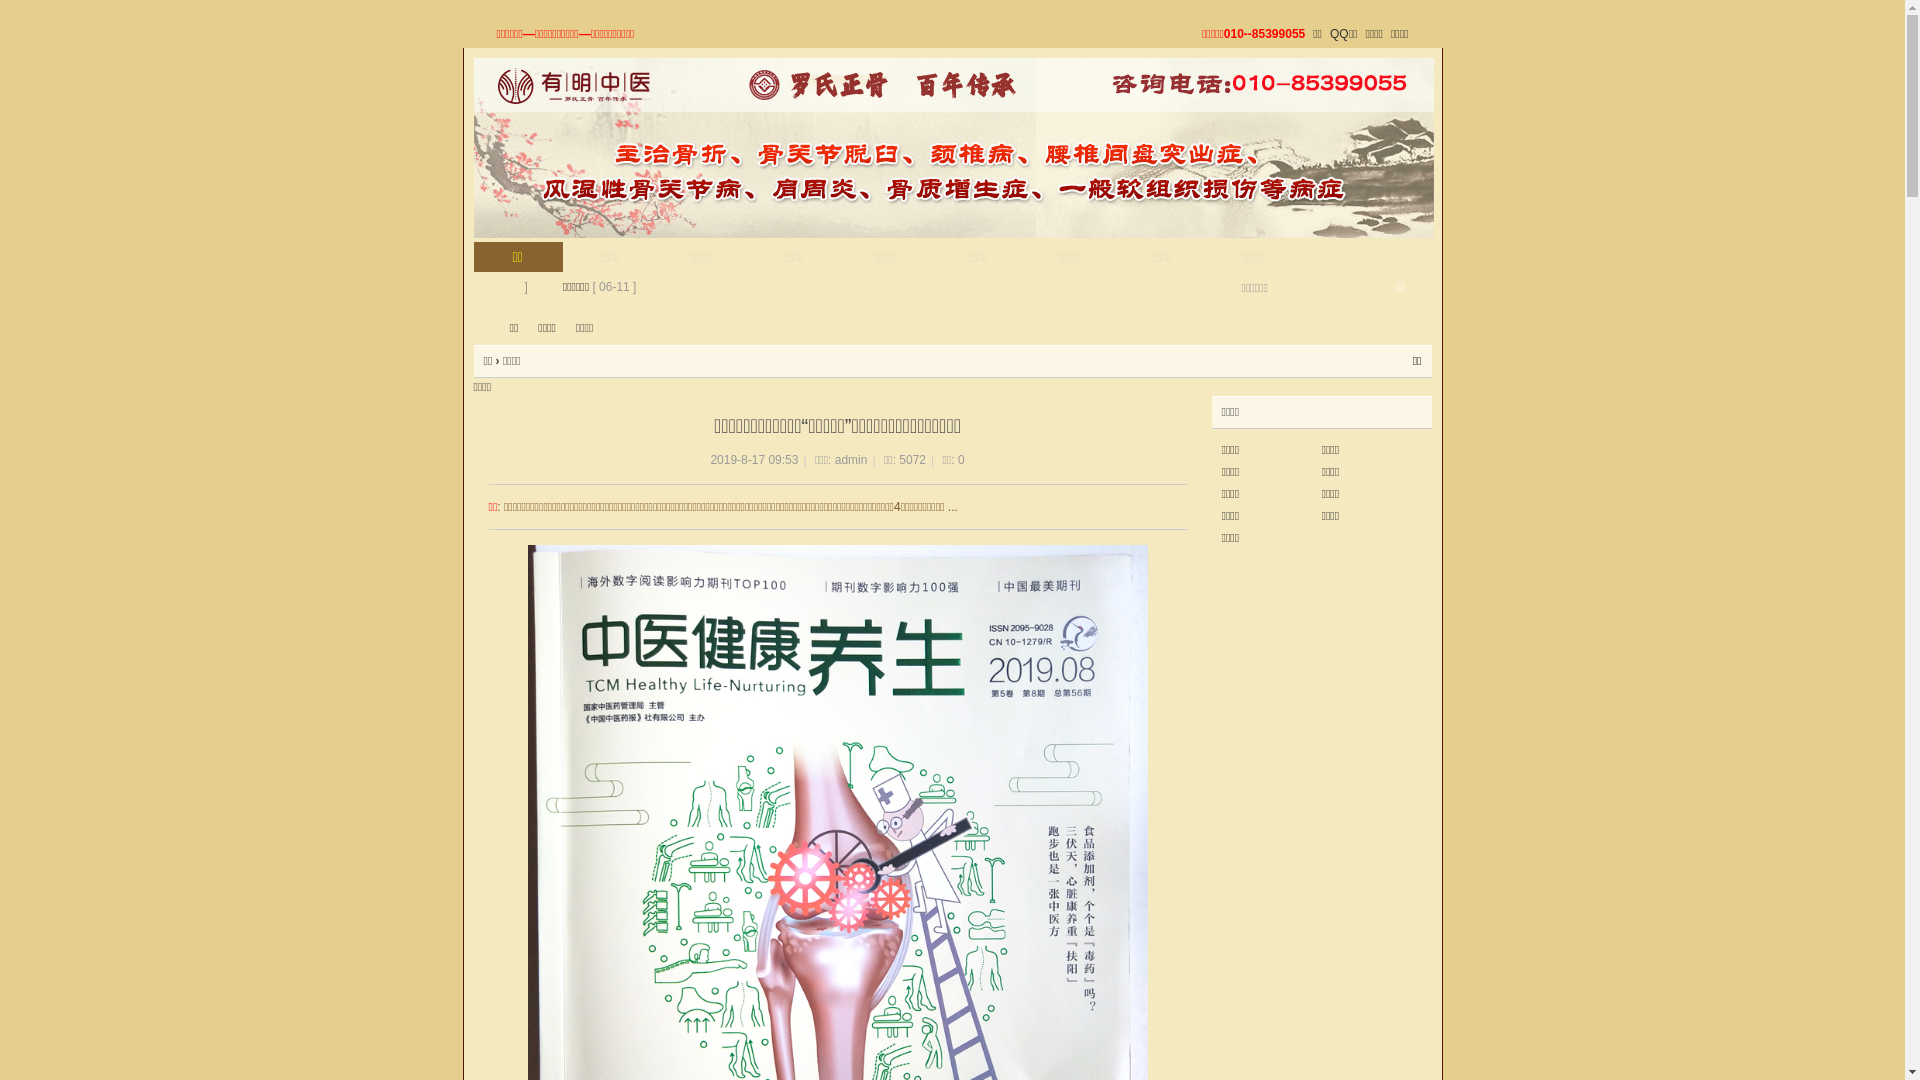  I want to click on 'admin', so click(851, 459).